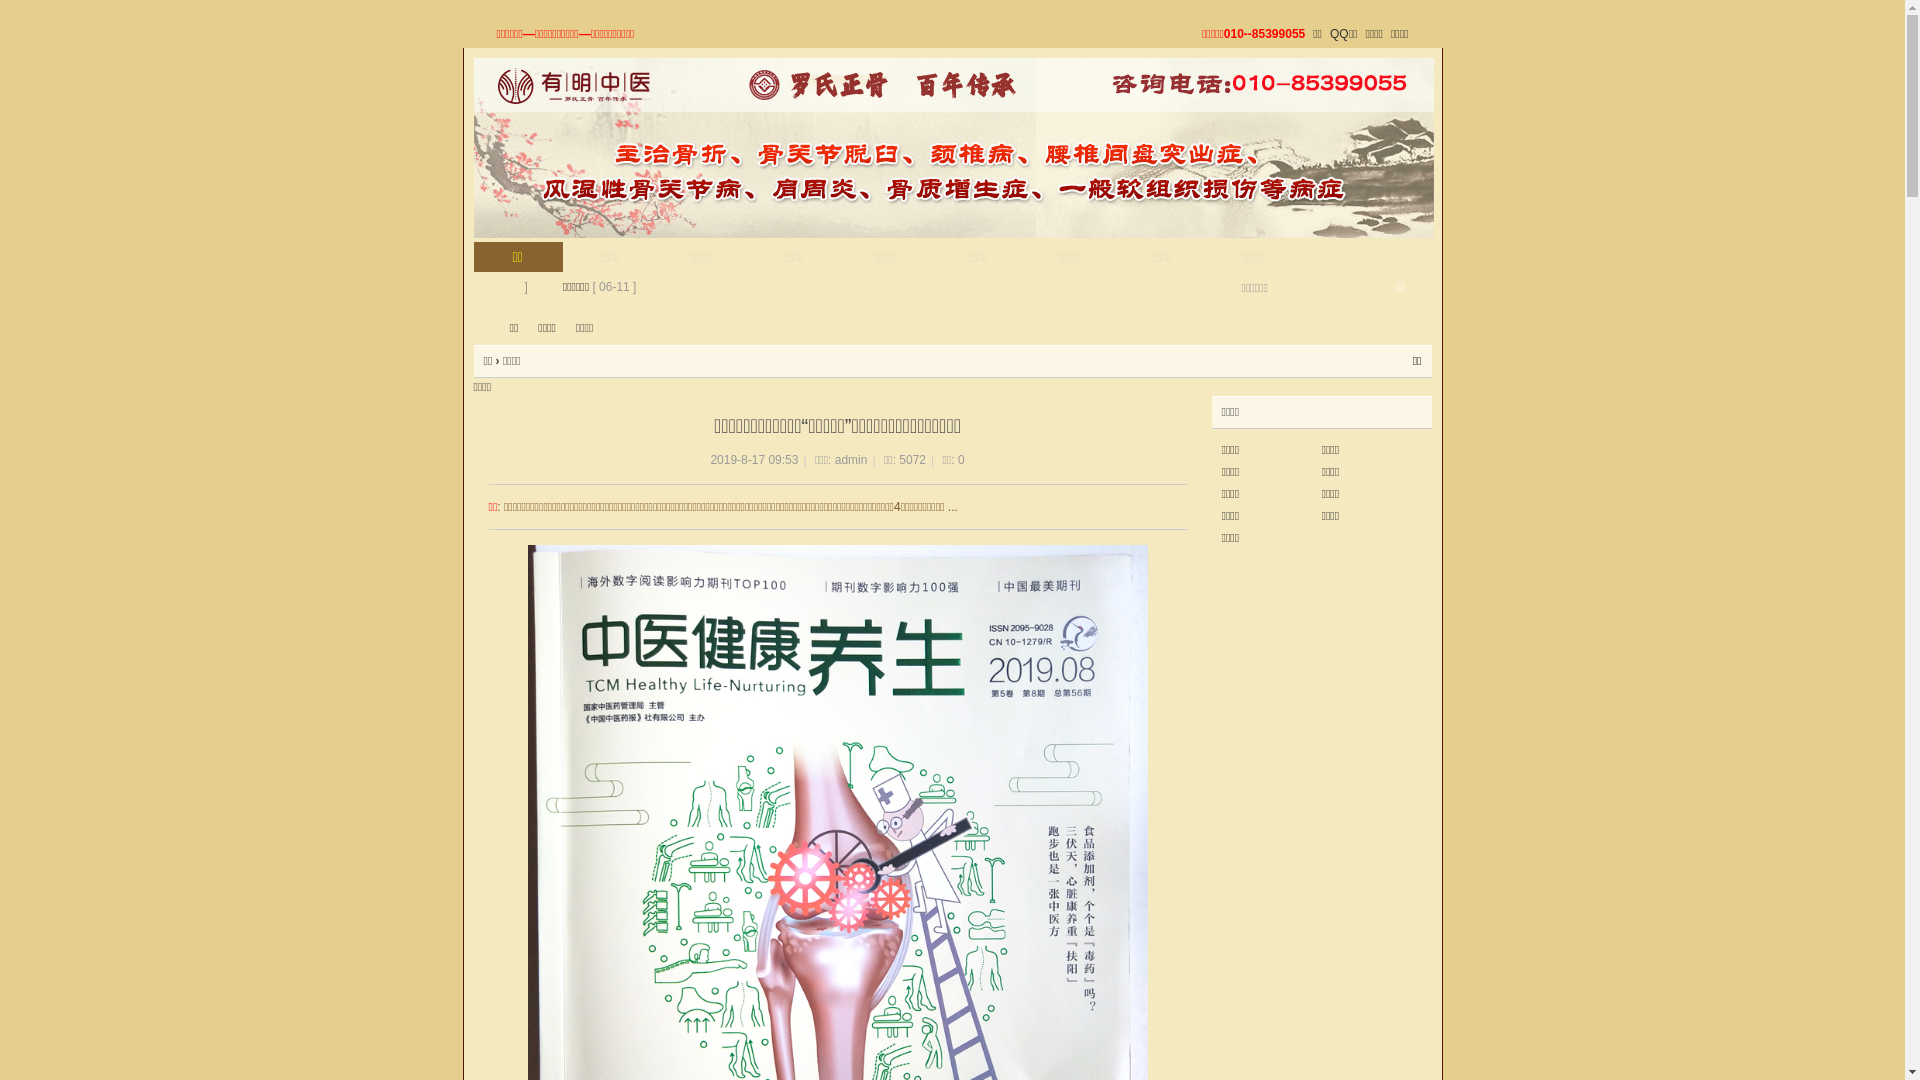  I want to click on 'admin', so click(851, 459).